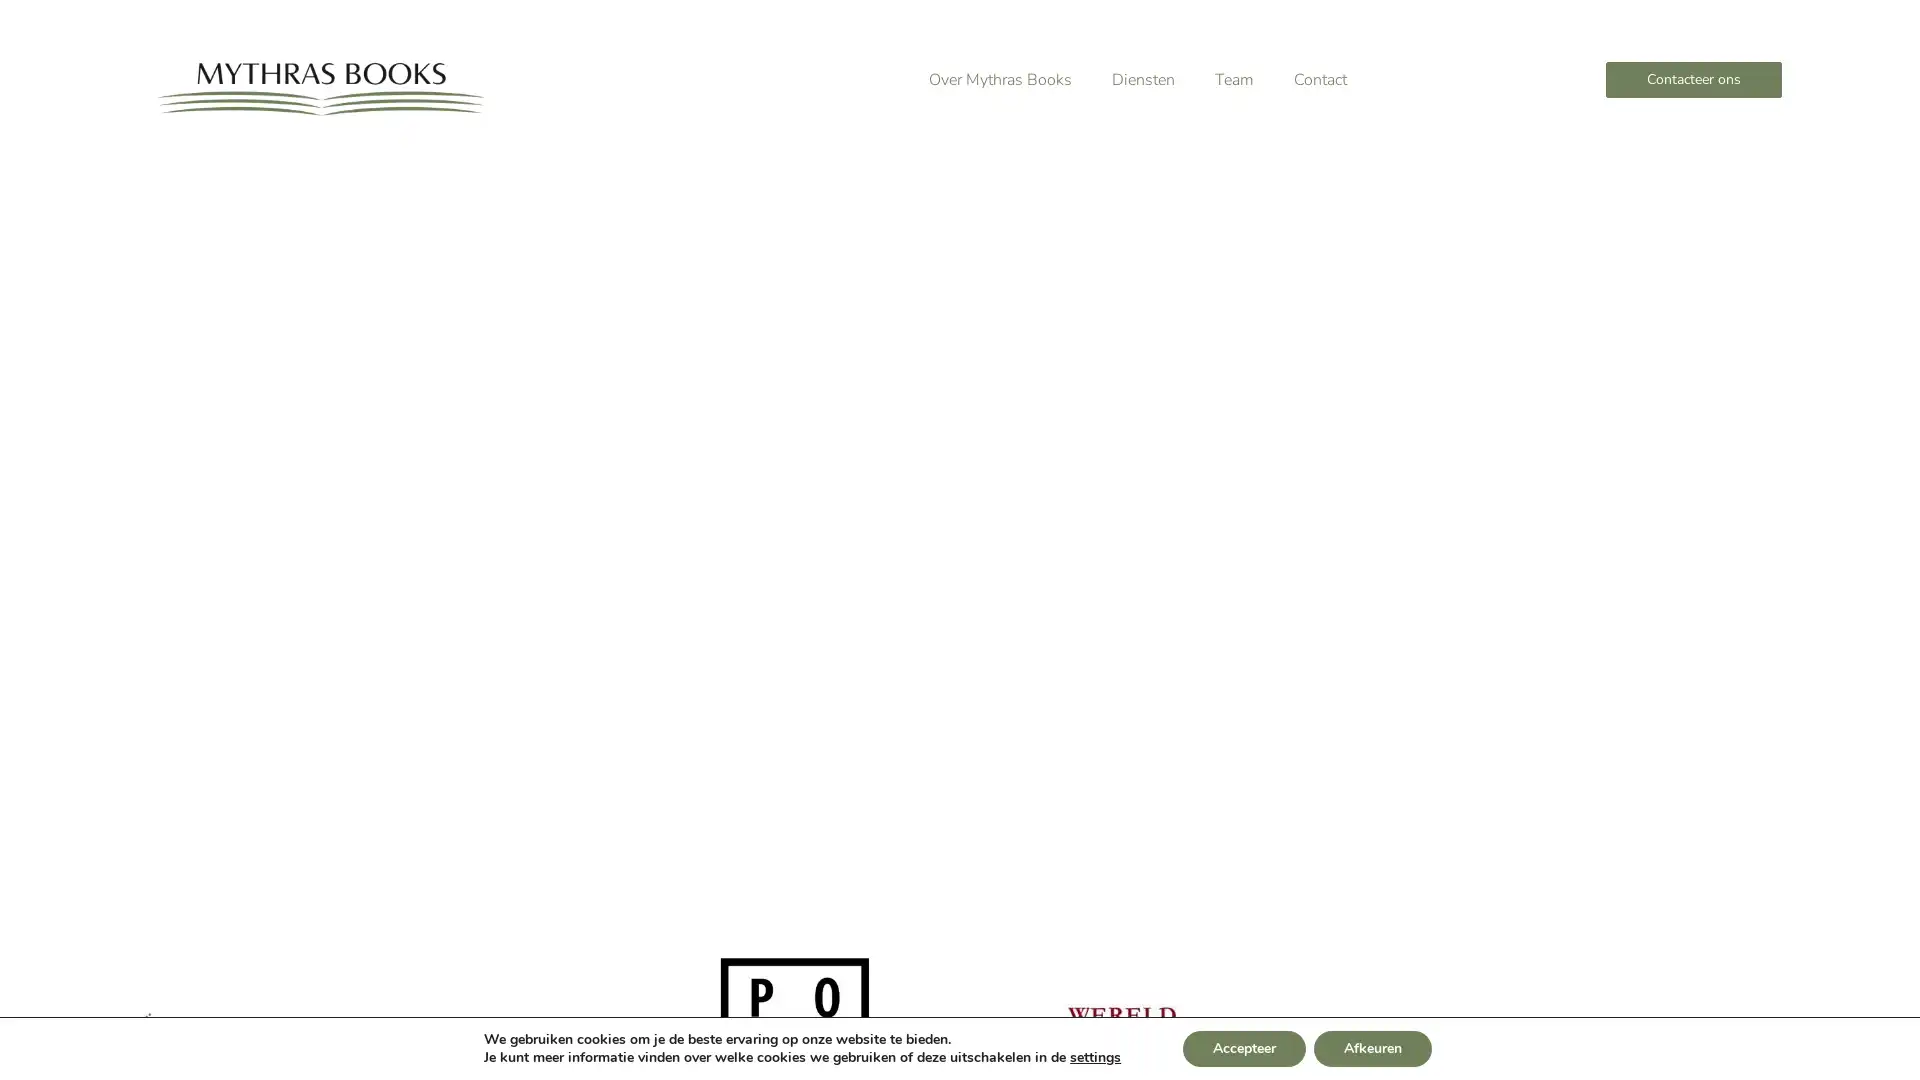  Describe the element at coordinates (1692, 79) in the screenshot. I see `Contacteer ons` at that location.